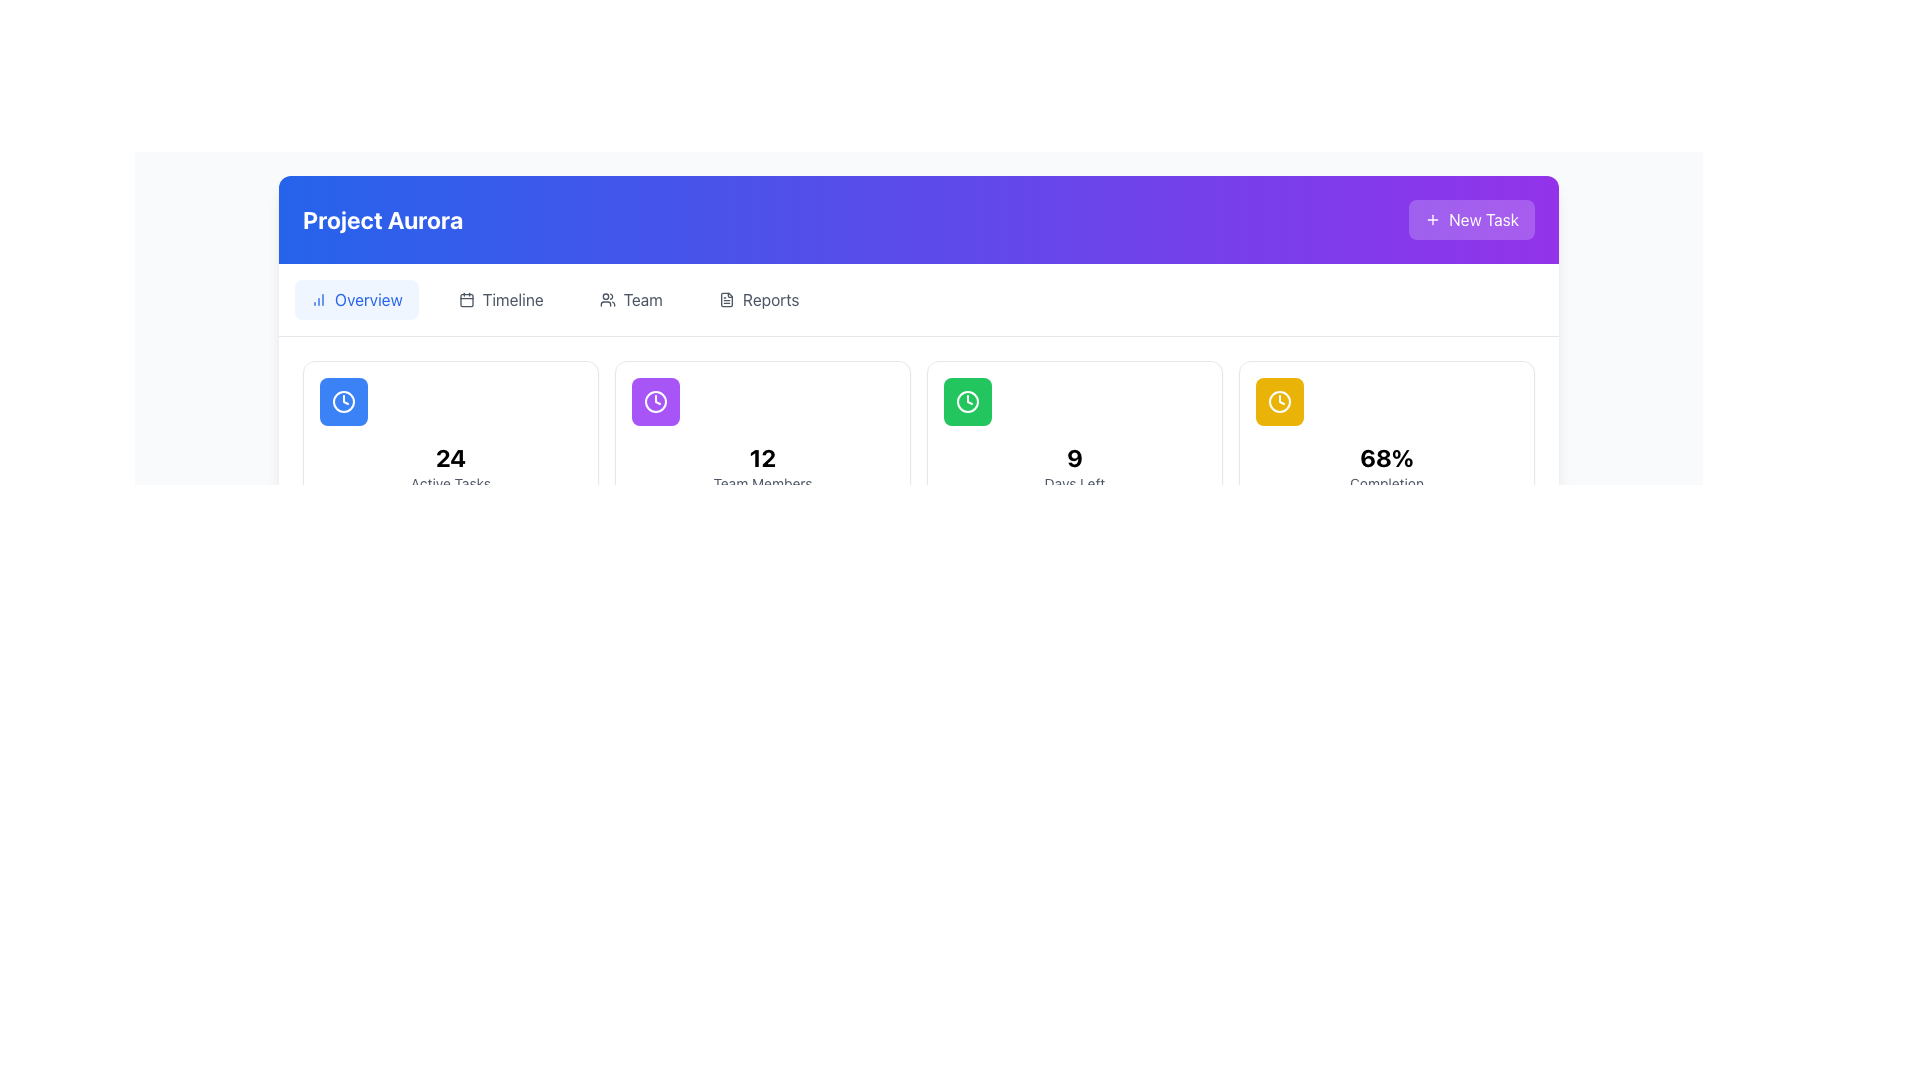  What do you see at coordinates (1386, 434) in the screenshot?
I see `the Informational Card that indicates '68% completion', which is the fourth card in a horizontal group of four cards` at bounding box center [1386, 434].